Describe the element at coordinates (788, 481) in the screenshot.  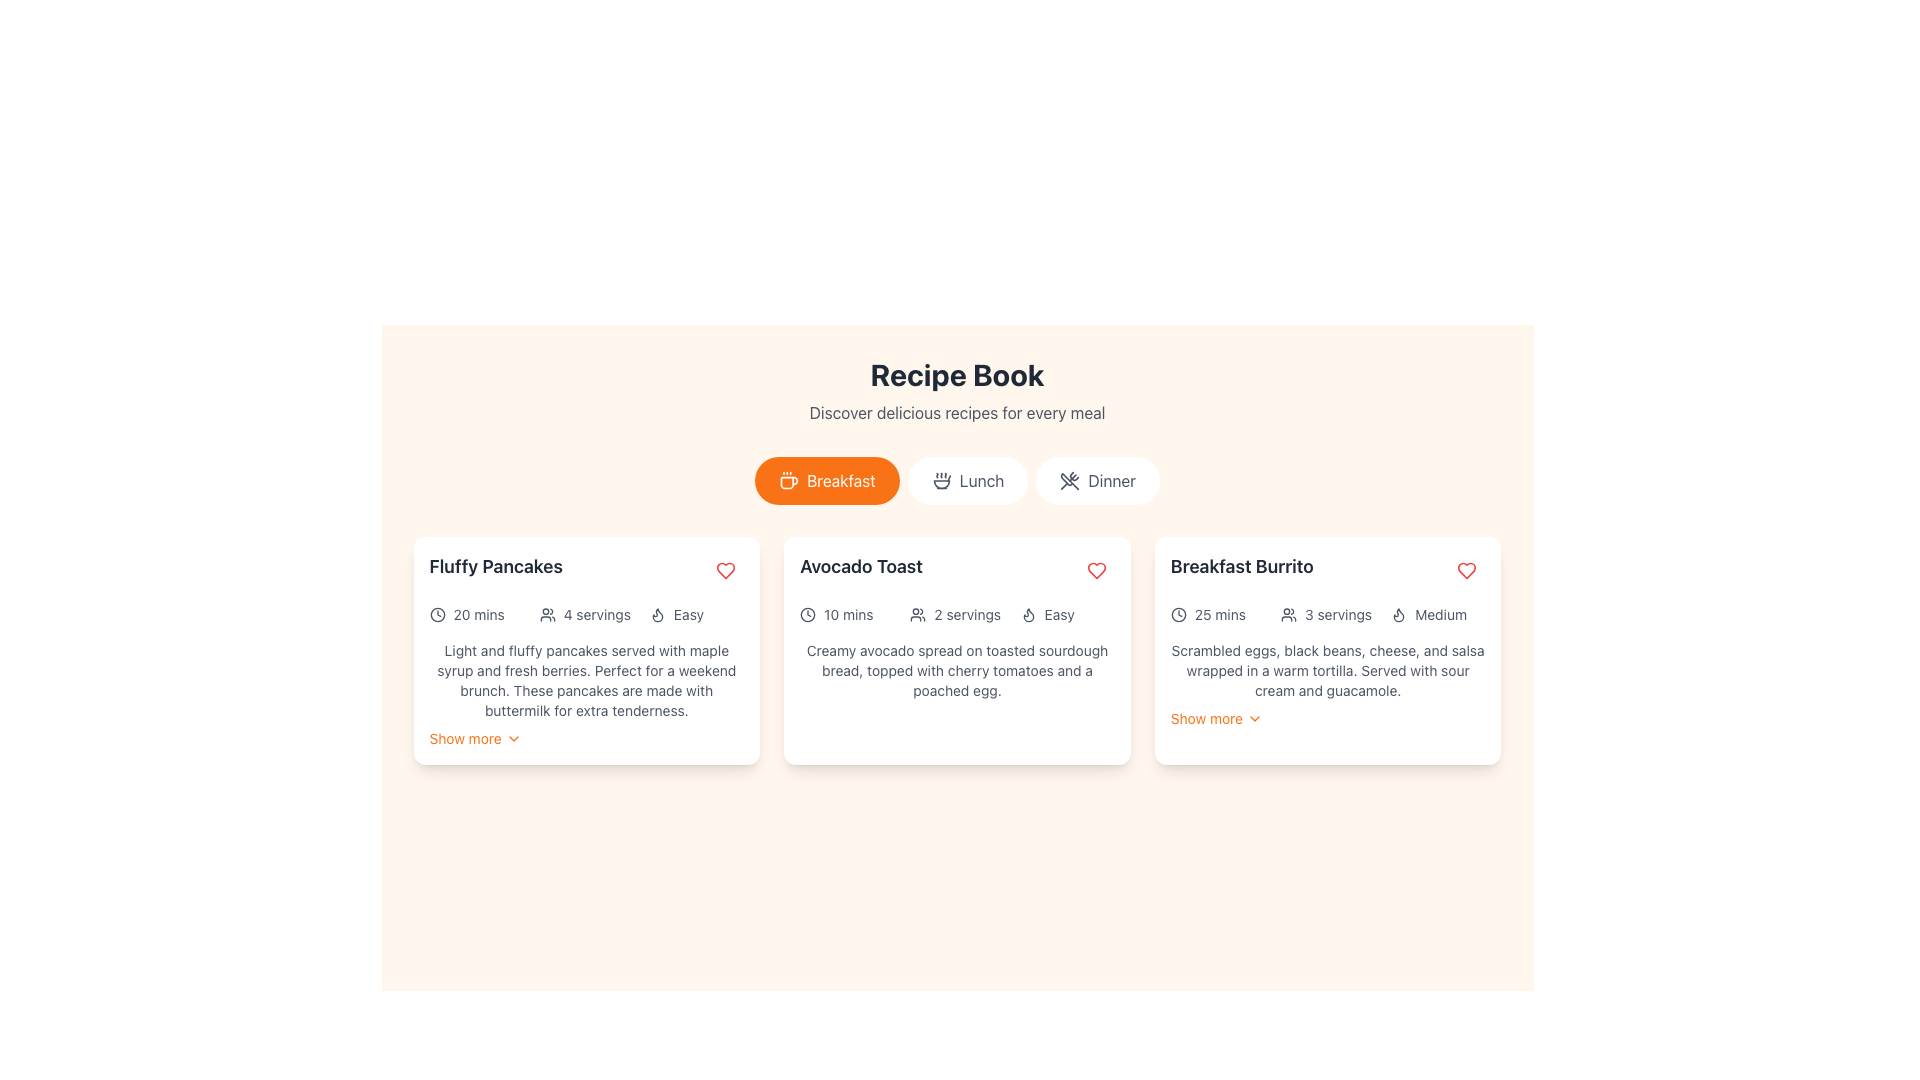
I see `the small coffee cup icon outlined in white against an orange circular background, which is located inside the rounded rectangular button labeled 'Breakfast'` at that location.